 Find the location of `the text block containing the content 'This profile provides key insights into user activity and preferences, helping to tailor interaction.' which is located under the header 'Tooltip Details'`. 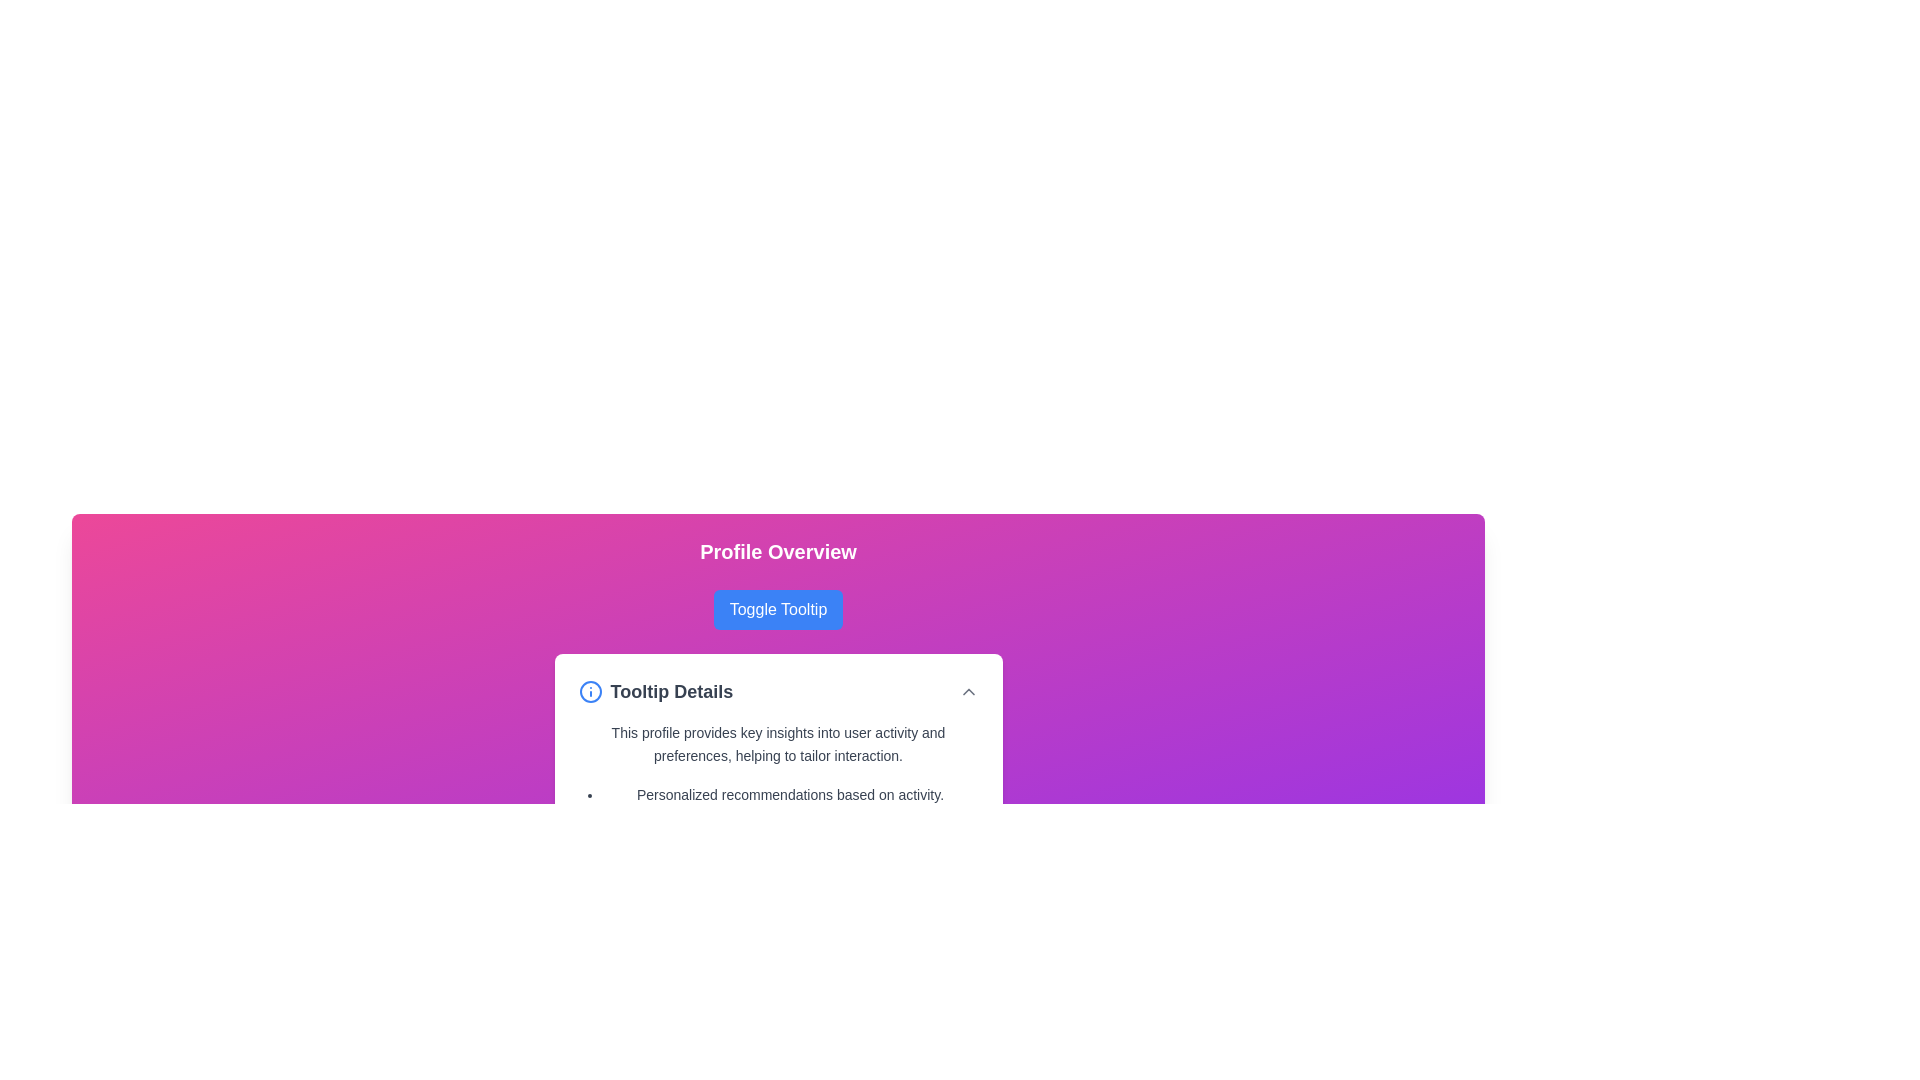

the text block containing the content 'This profile provides key insights into user activity and preferences, helping to tailor interaction.' which is located under the header 'Tooltip Details' is located at coordinates (777, 744).